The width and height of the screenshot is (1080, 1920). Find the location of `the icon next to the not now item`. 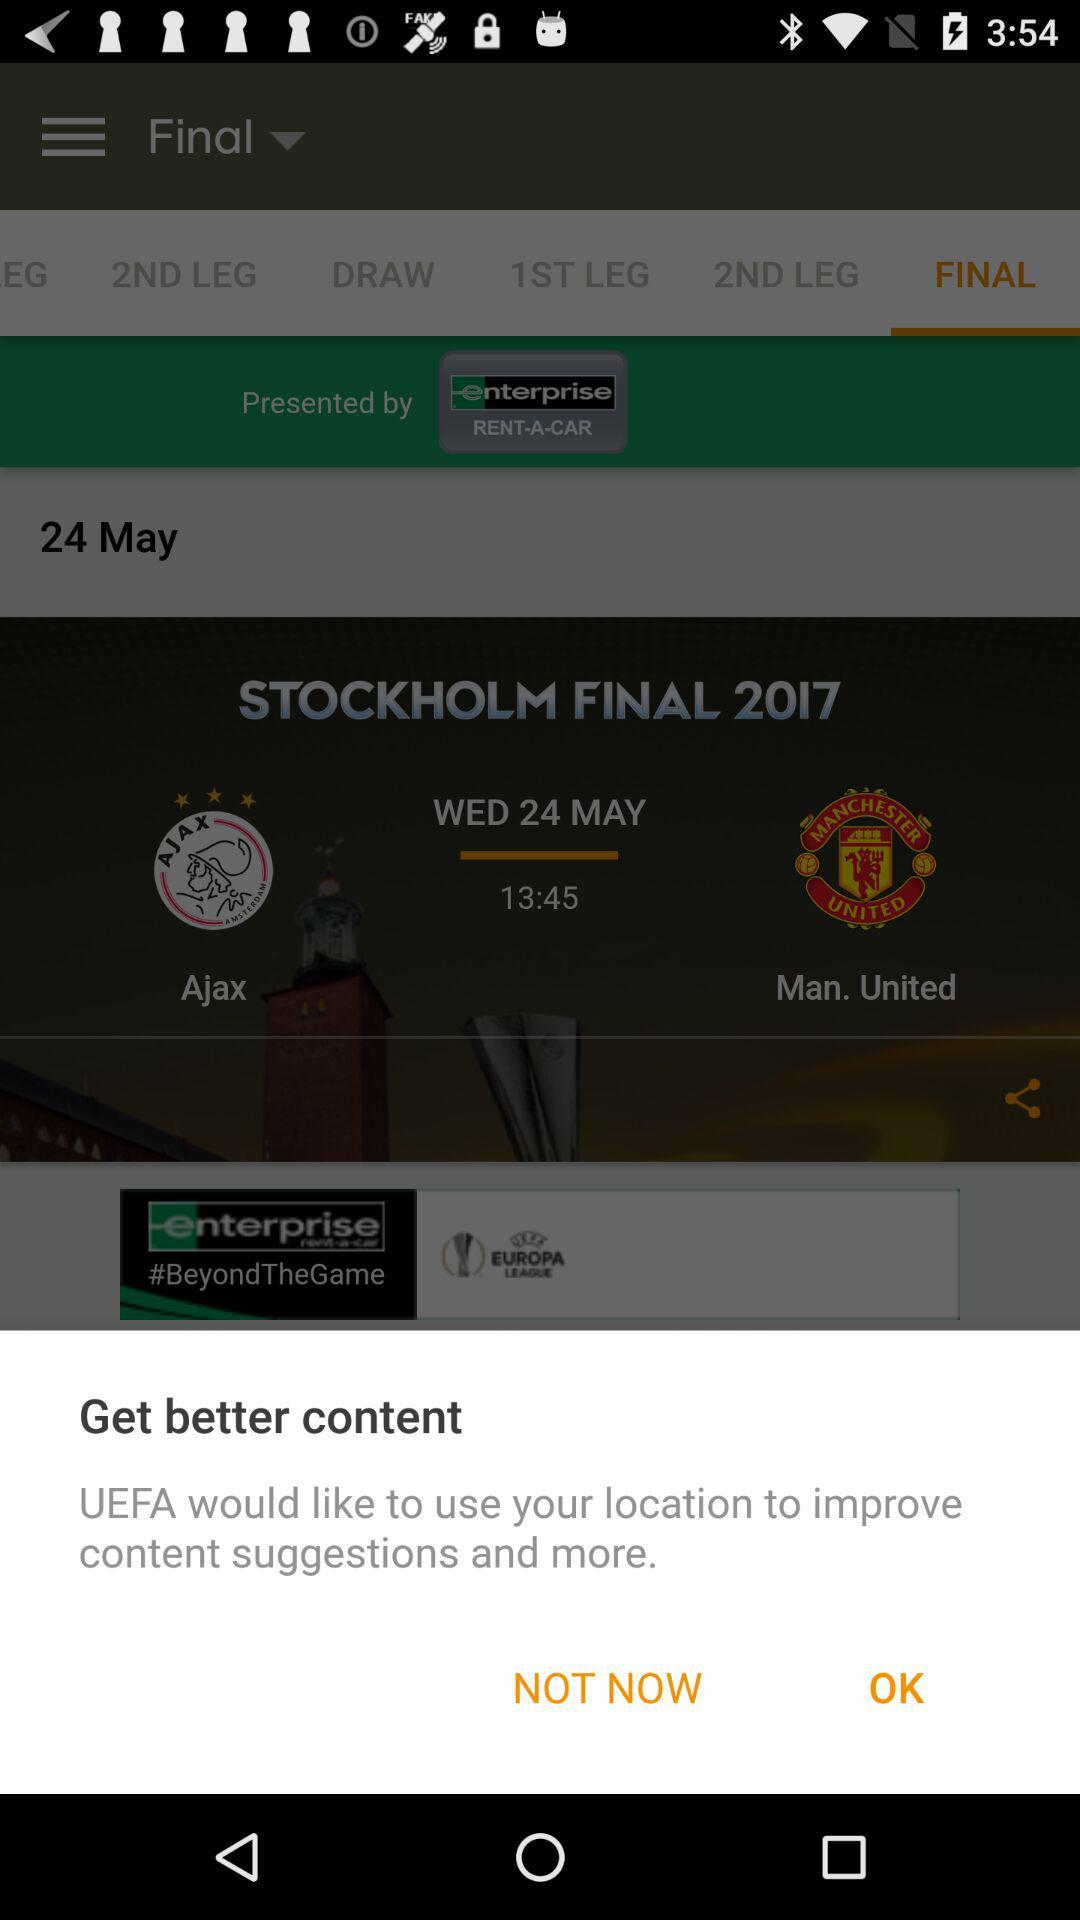

the icon next to the not now item is located at coordinates (895, 1685).